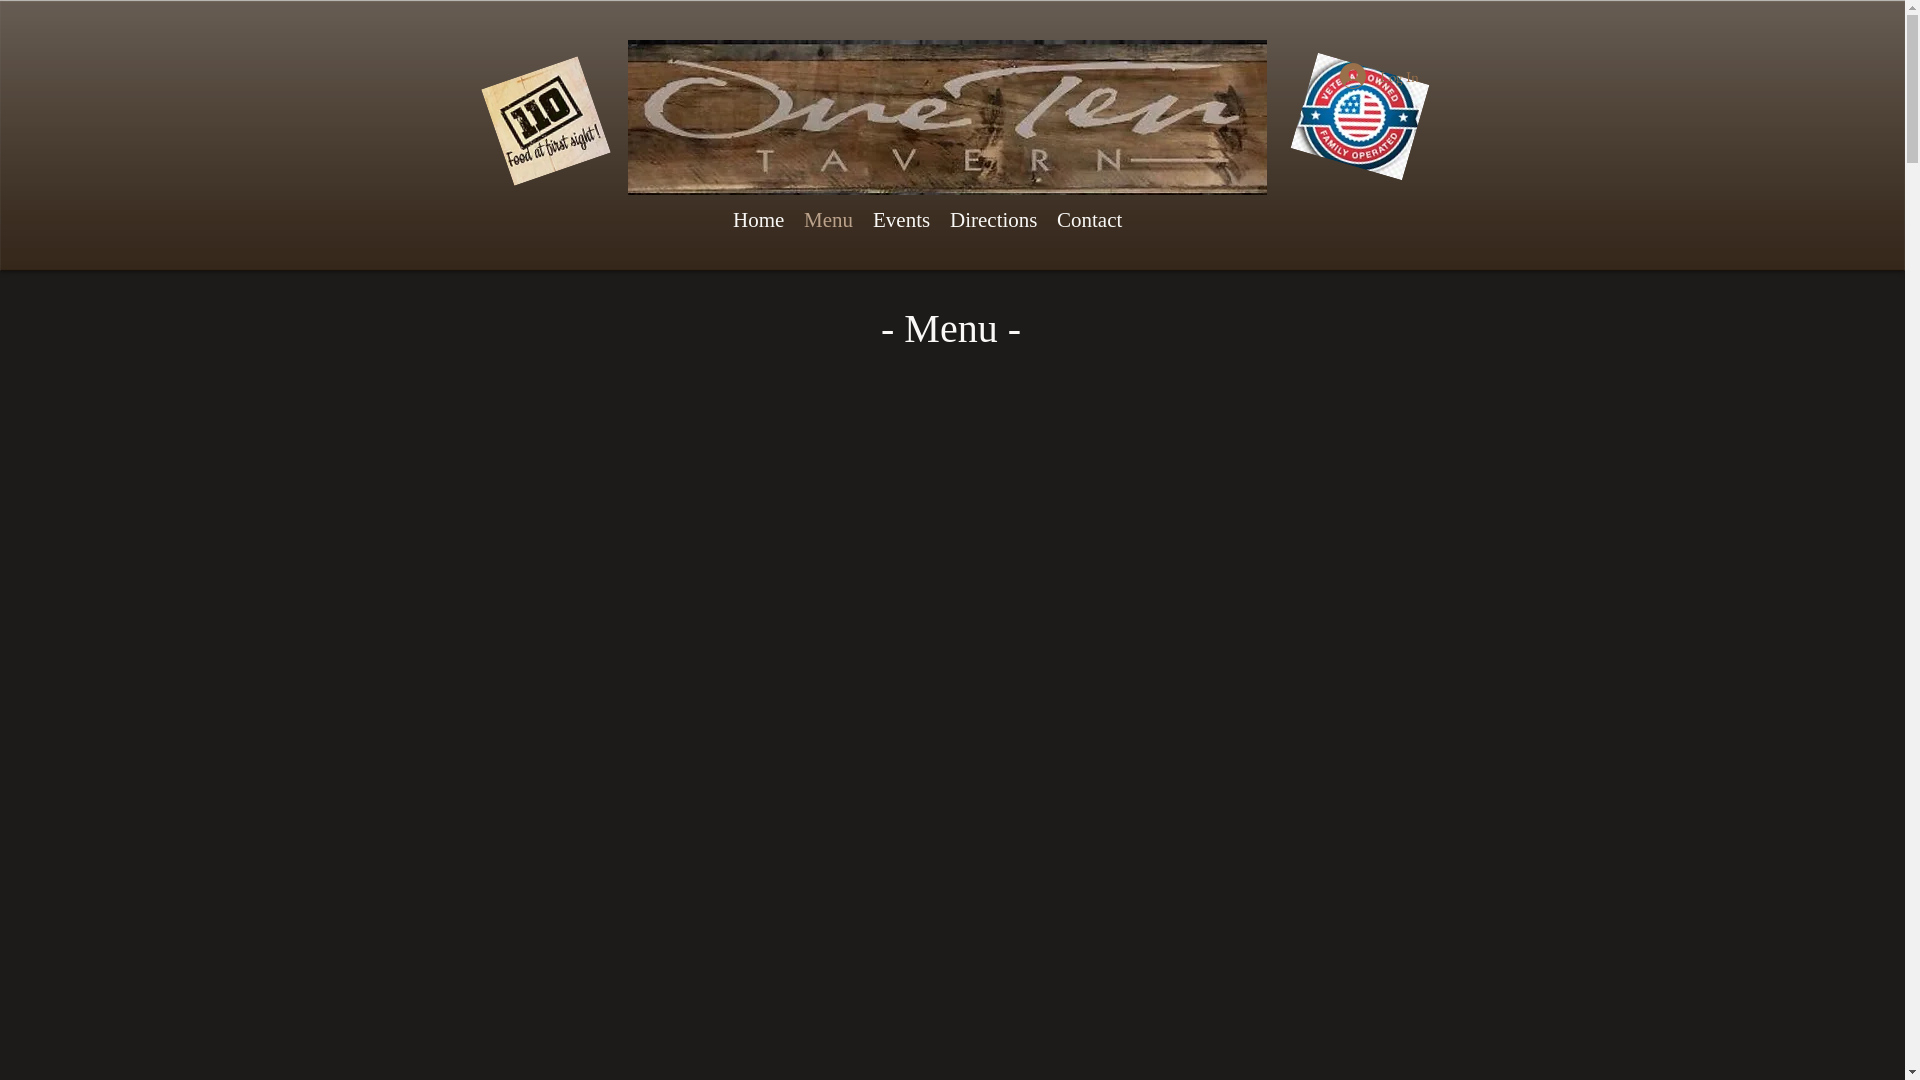 The height and width of the screenshot is (1080, 1920). I want to click on 'Home', so click(757, 219).